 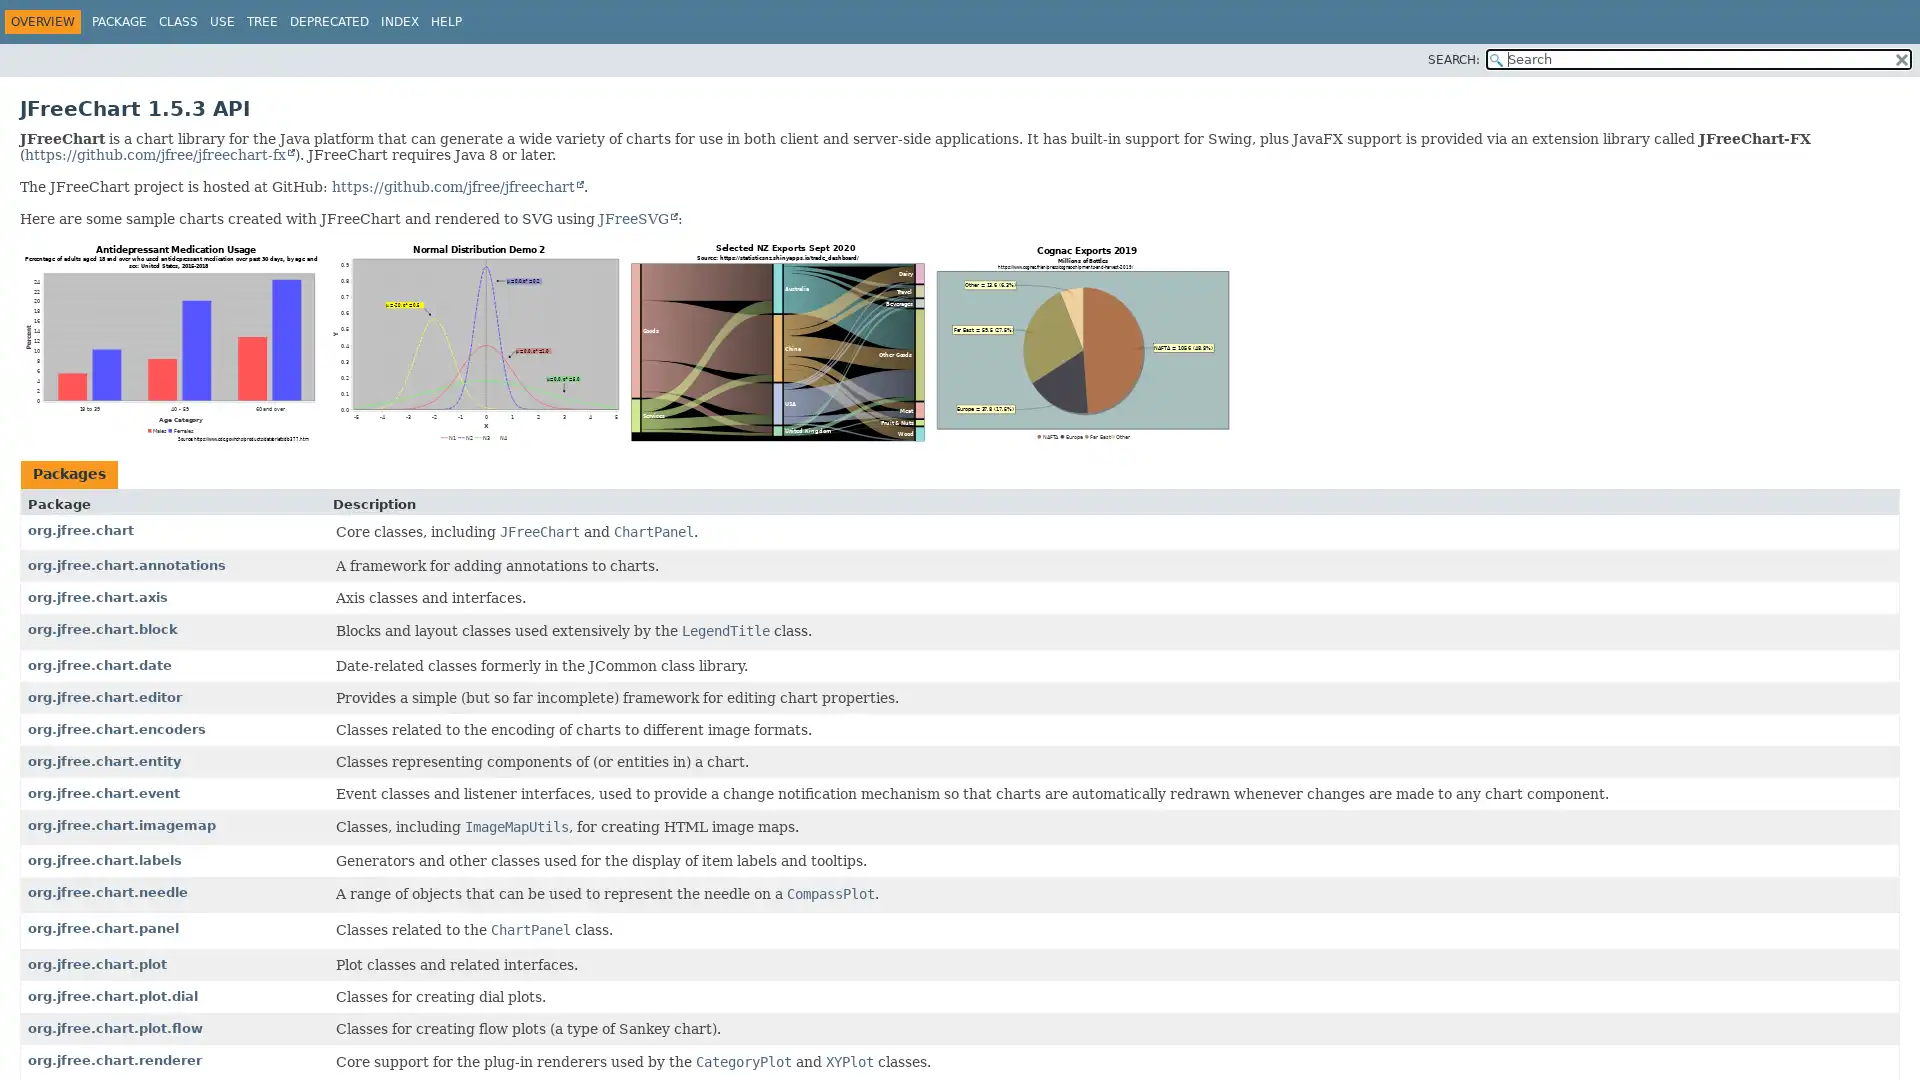 I want to click on reset, so click(x=1900, y=57).